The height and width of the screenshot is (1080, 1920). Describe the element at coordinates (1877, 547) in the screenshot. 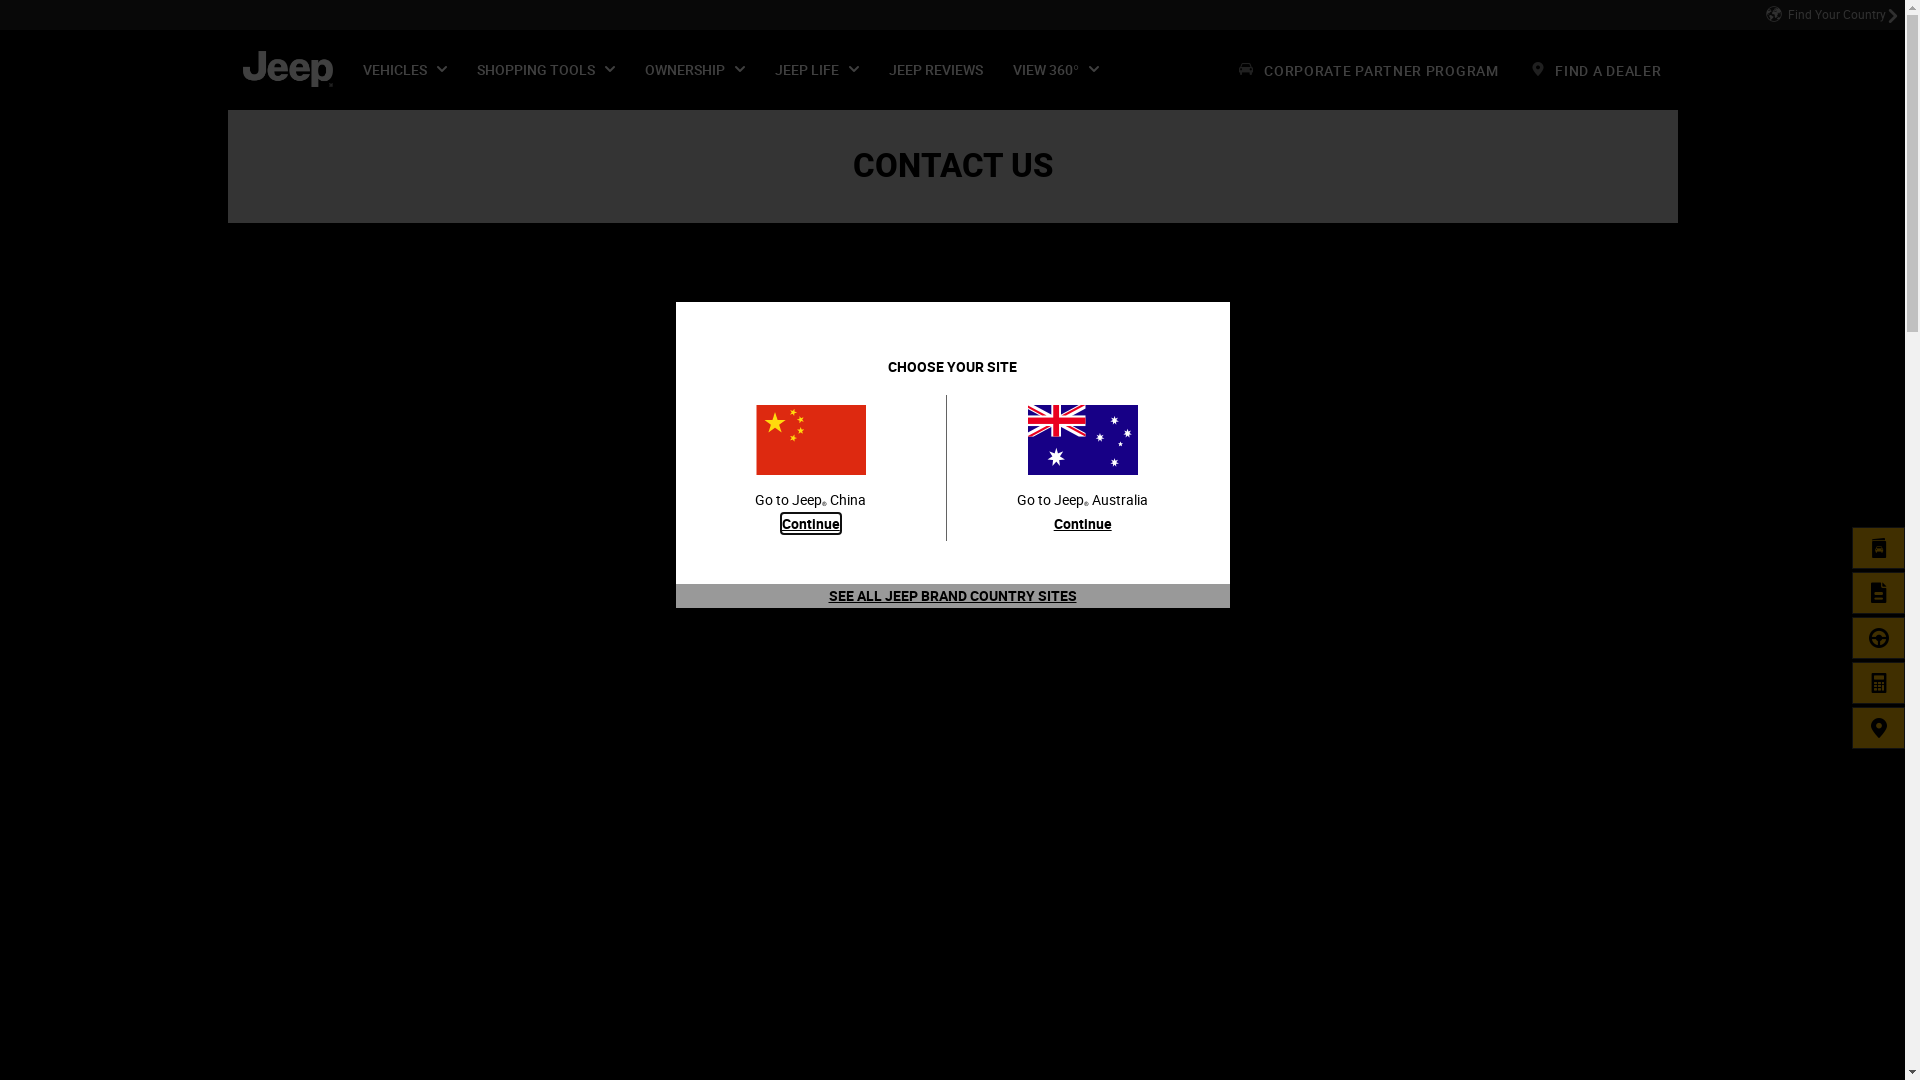

I see `'BROCHURE'` at that location.